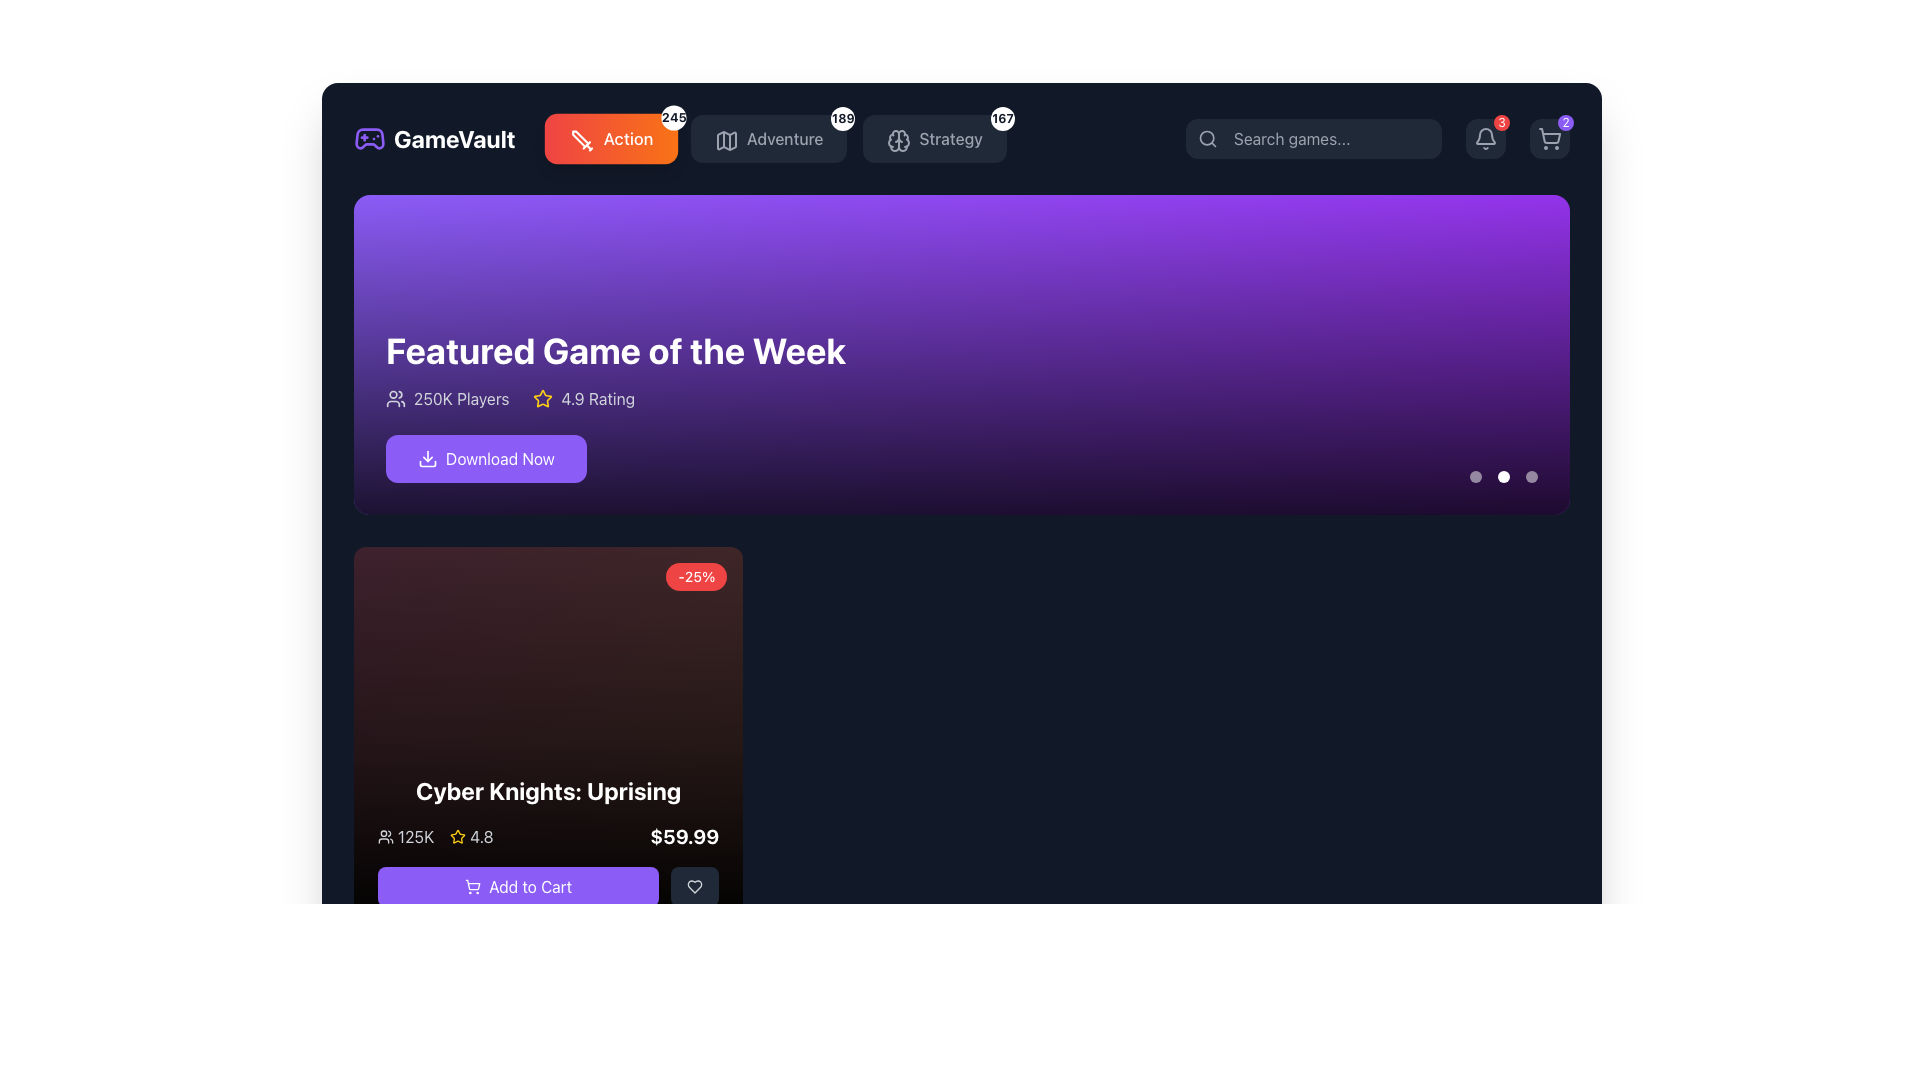 The image size is (1920, 1080). Describe the element at coordinates (369, 137) in the screenshot. I see `the graphical icon representing gaming-related features located in the upper-left section of the interface, adjacent to the GameVault logo` at that location.